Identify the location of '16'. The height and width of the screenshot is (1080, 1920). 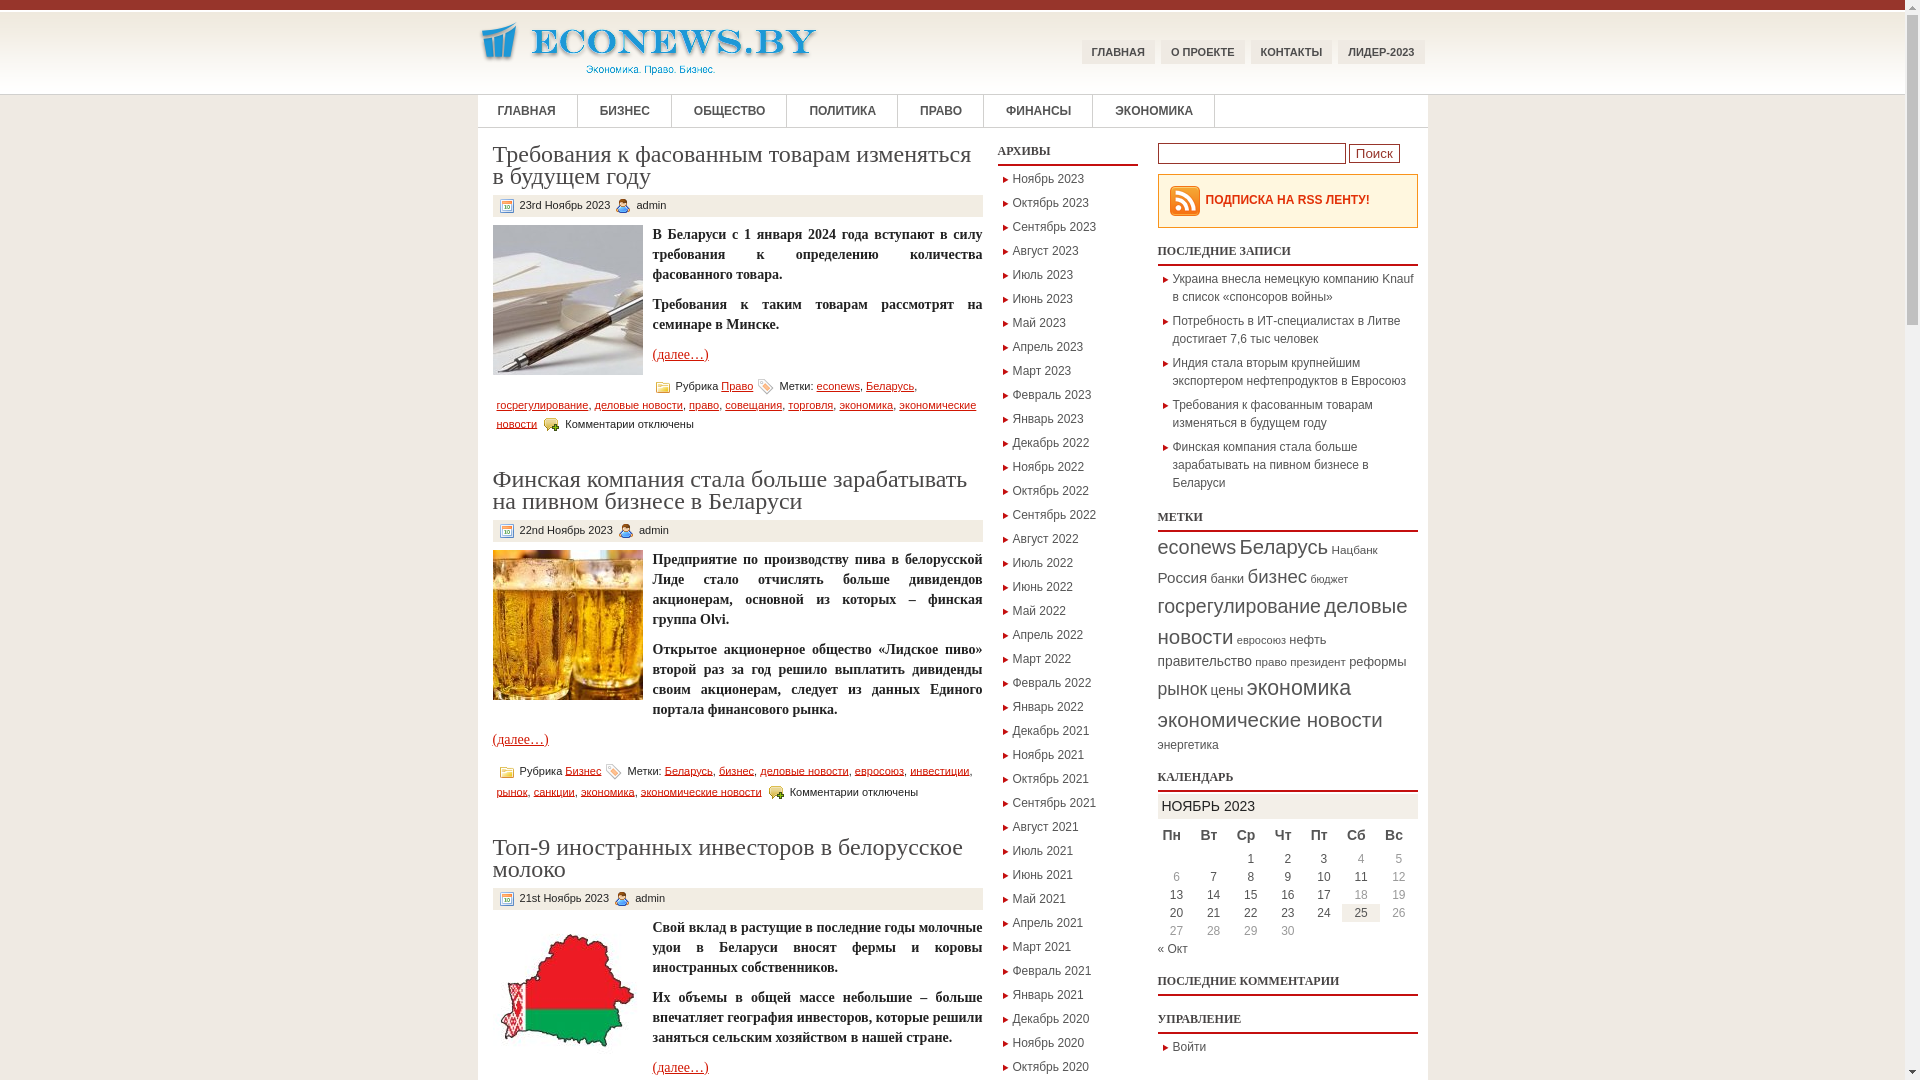
(1287, 893).